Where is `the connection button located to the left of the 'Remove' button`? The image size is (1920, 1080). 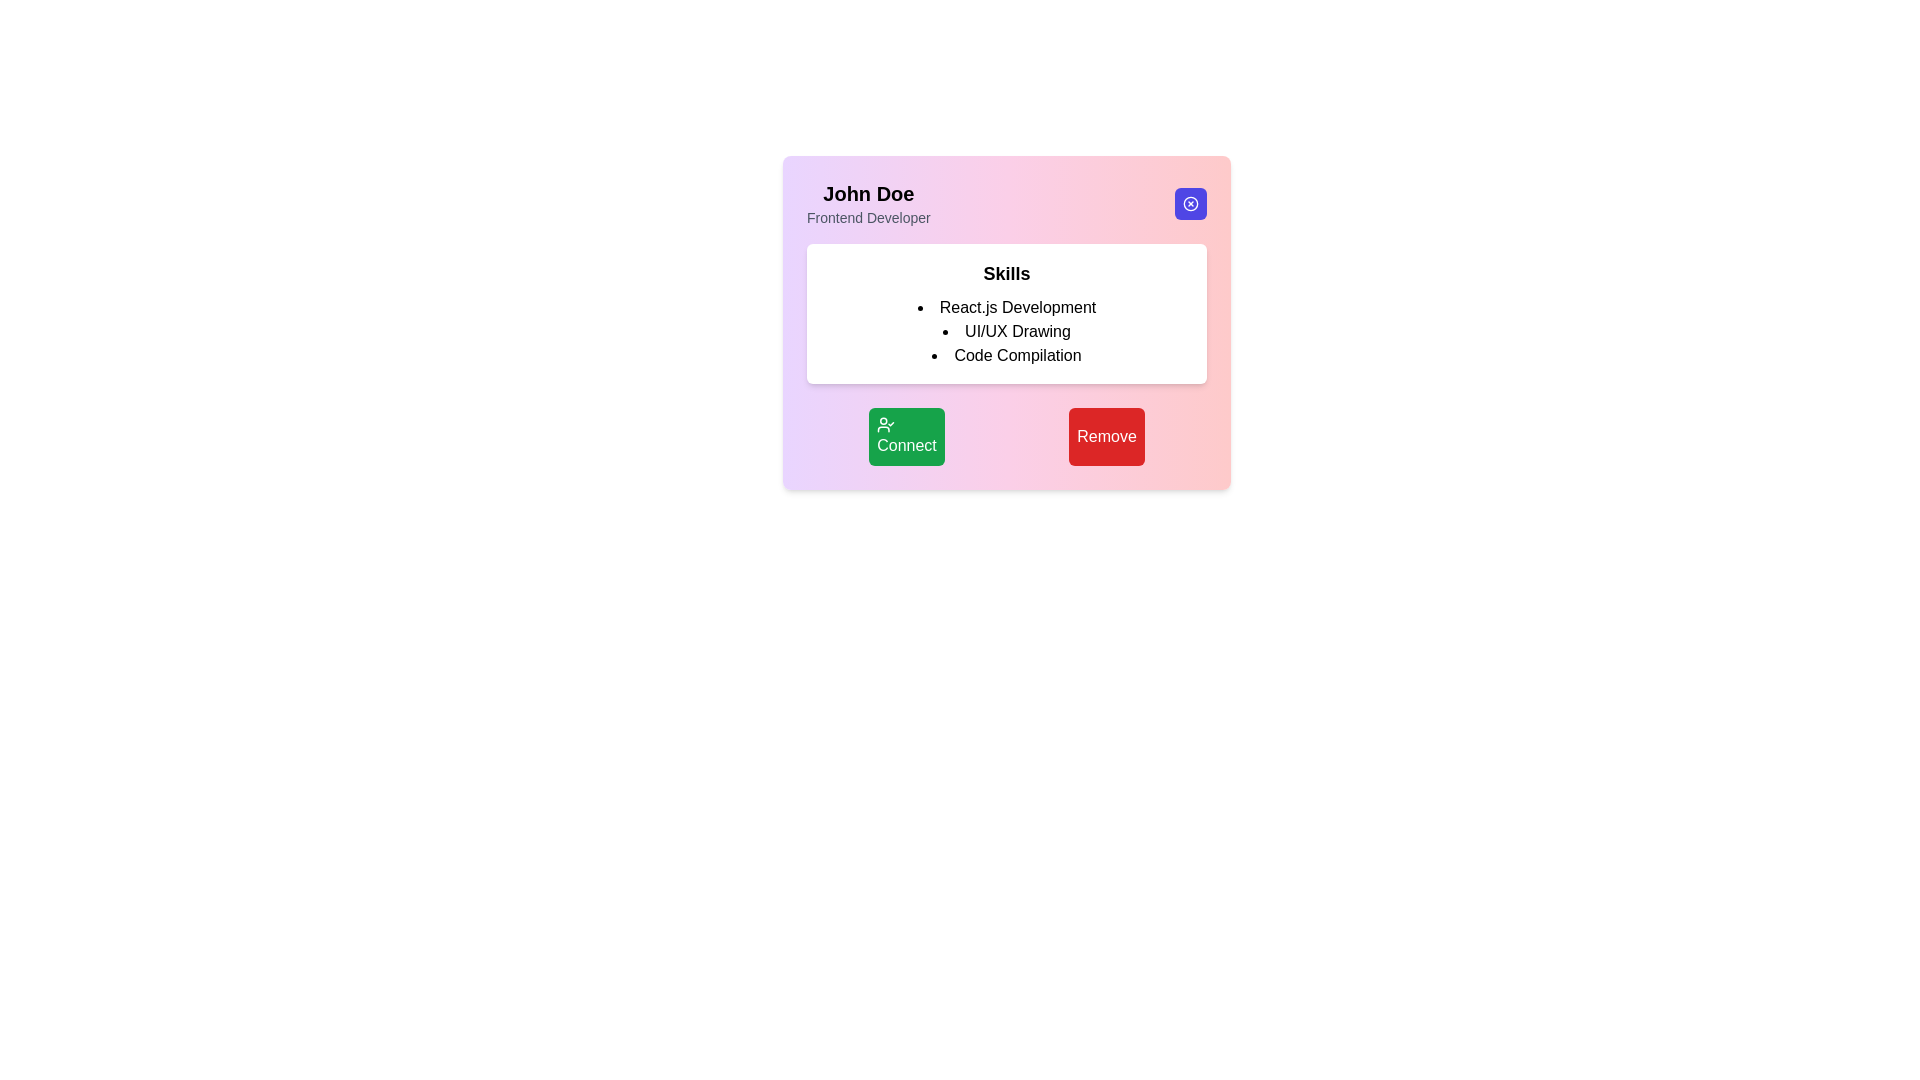
the connection button located to the left of the 'Remove' button is located at coordinates (906, 435).